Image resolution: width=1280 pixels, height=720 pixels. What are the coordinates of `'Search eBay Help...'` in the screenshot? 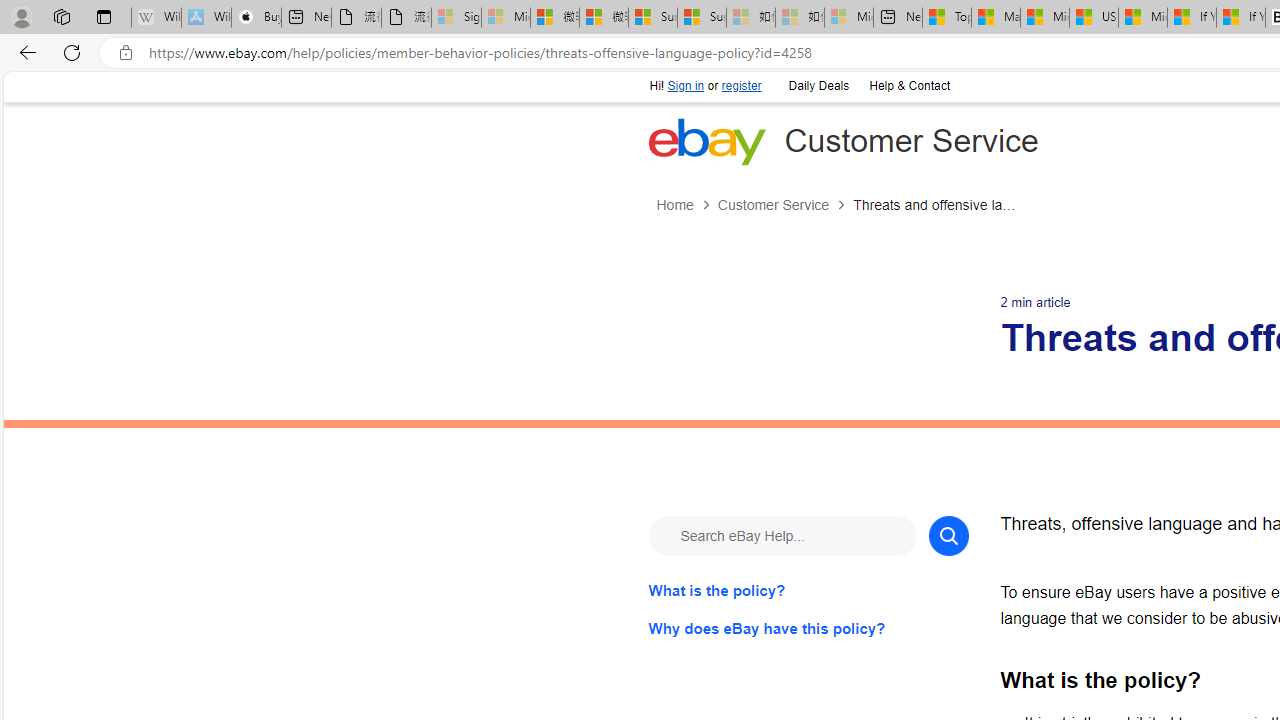 It's located at (781, 534).